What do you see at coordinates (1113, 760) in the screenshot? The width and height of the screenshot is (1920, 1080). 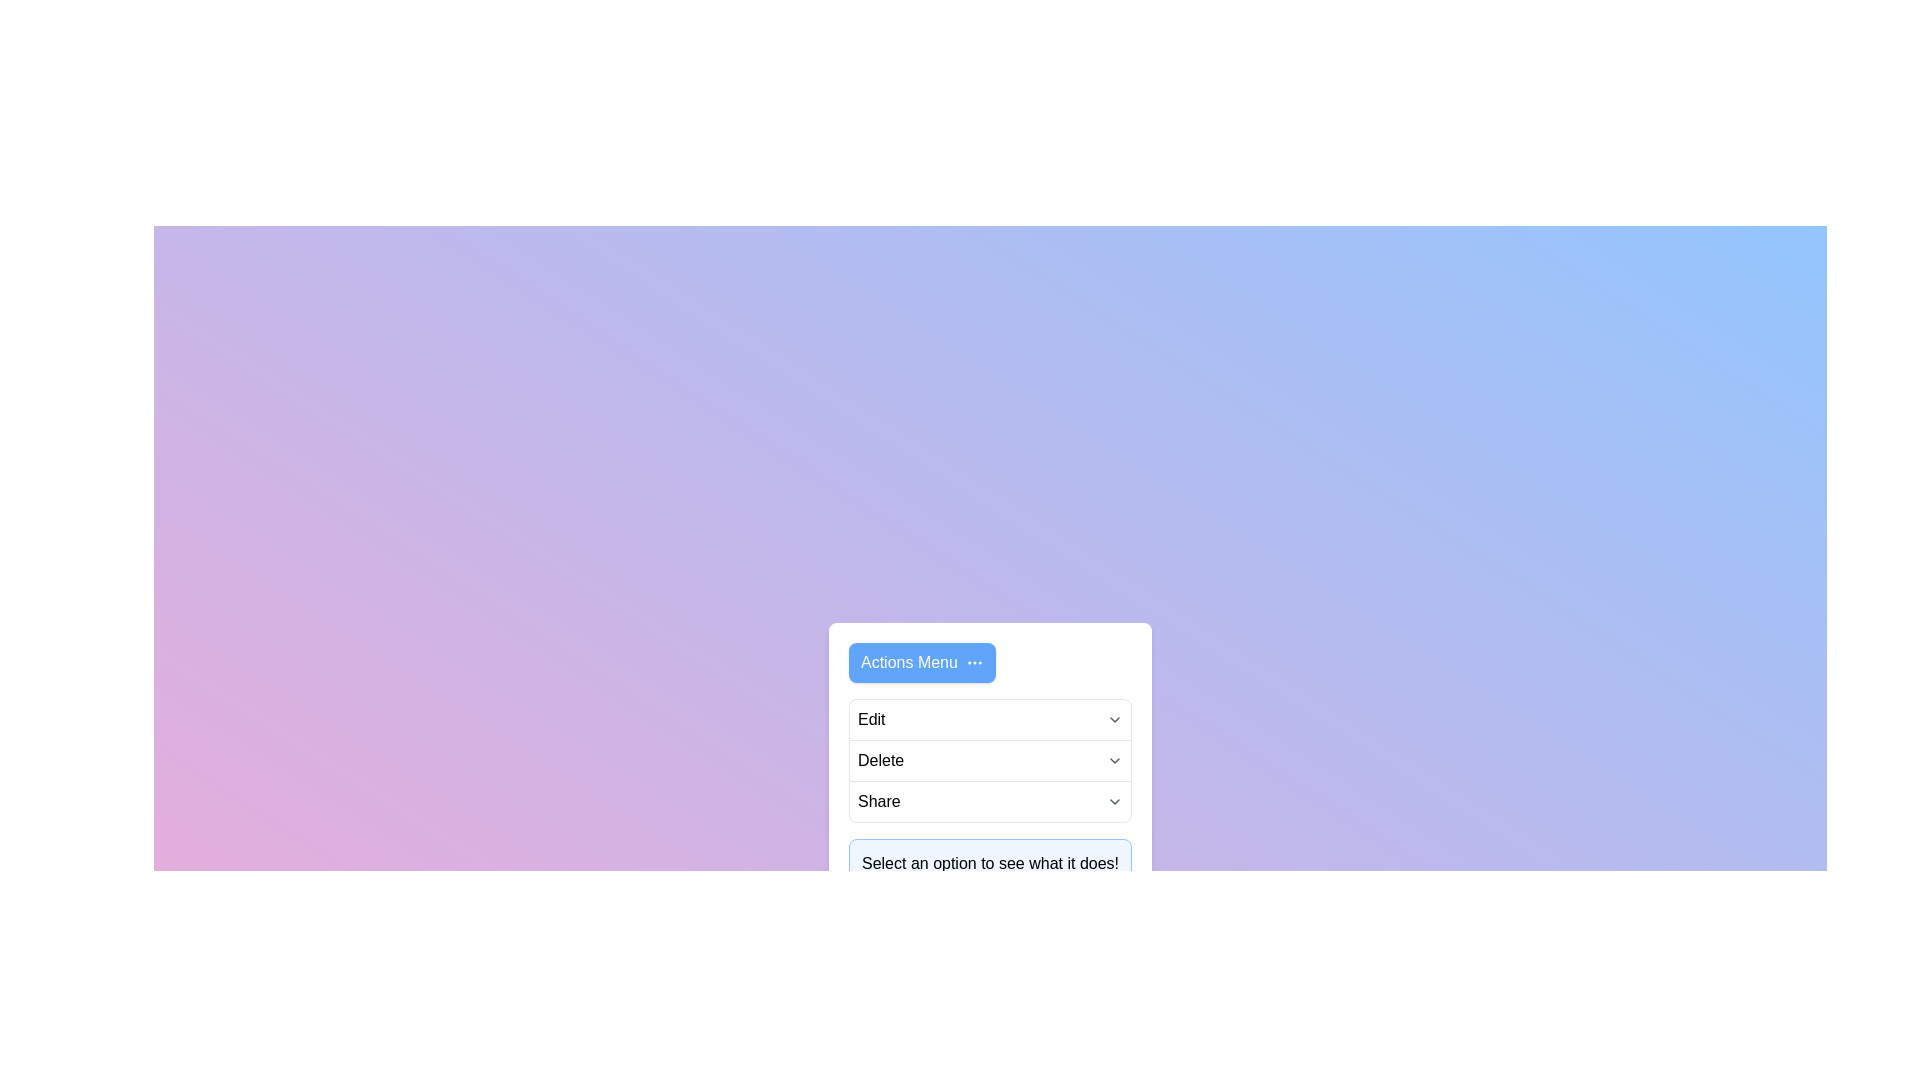 I see `the chevron icon corresponding to the Delete to toggle its dropdown` at bounding box center [1113, 760].